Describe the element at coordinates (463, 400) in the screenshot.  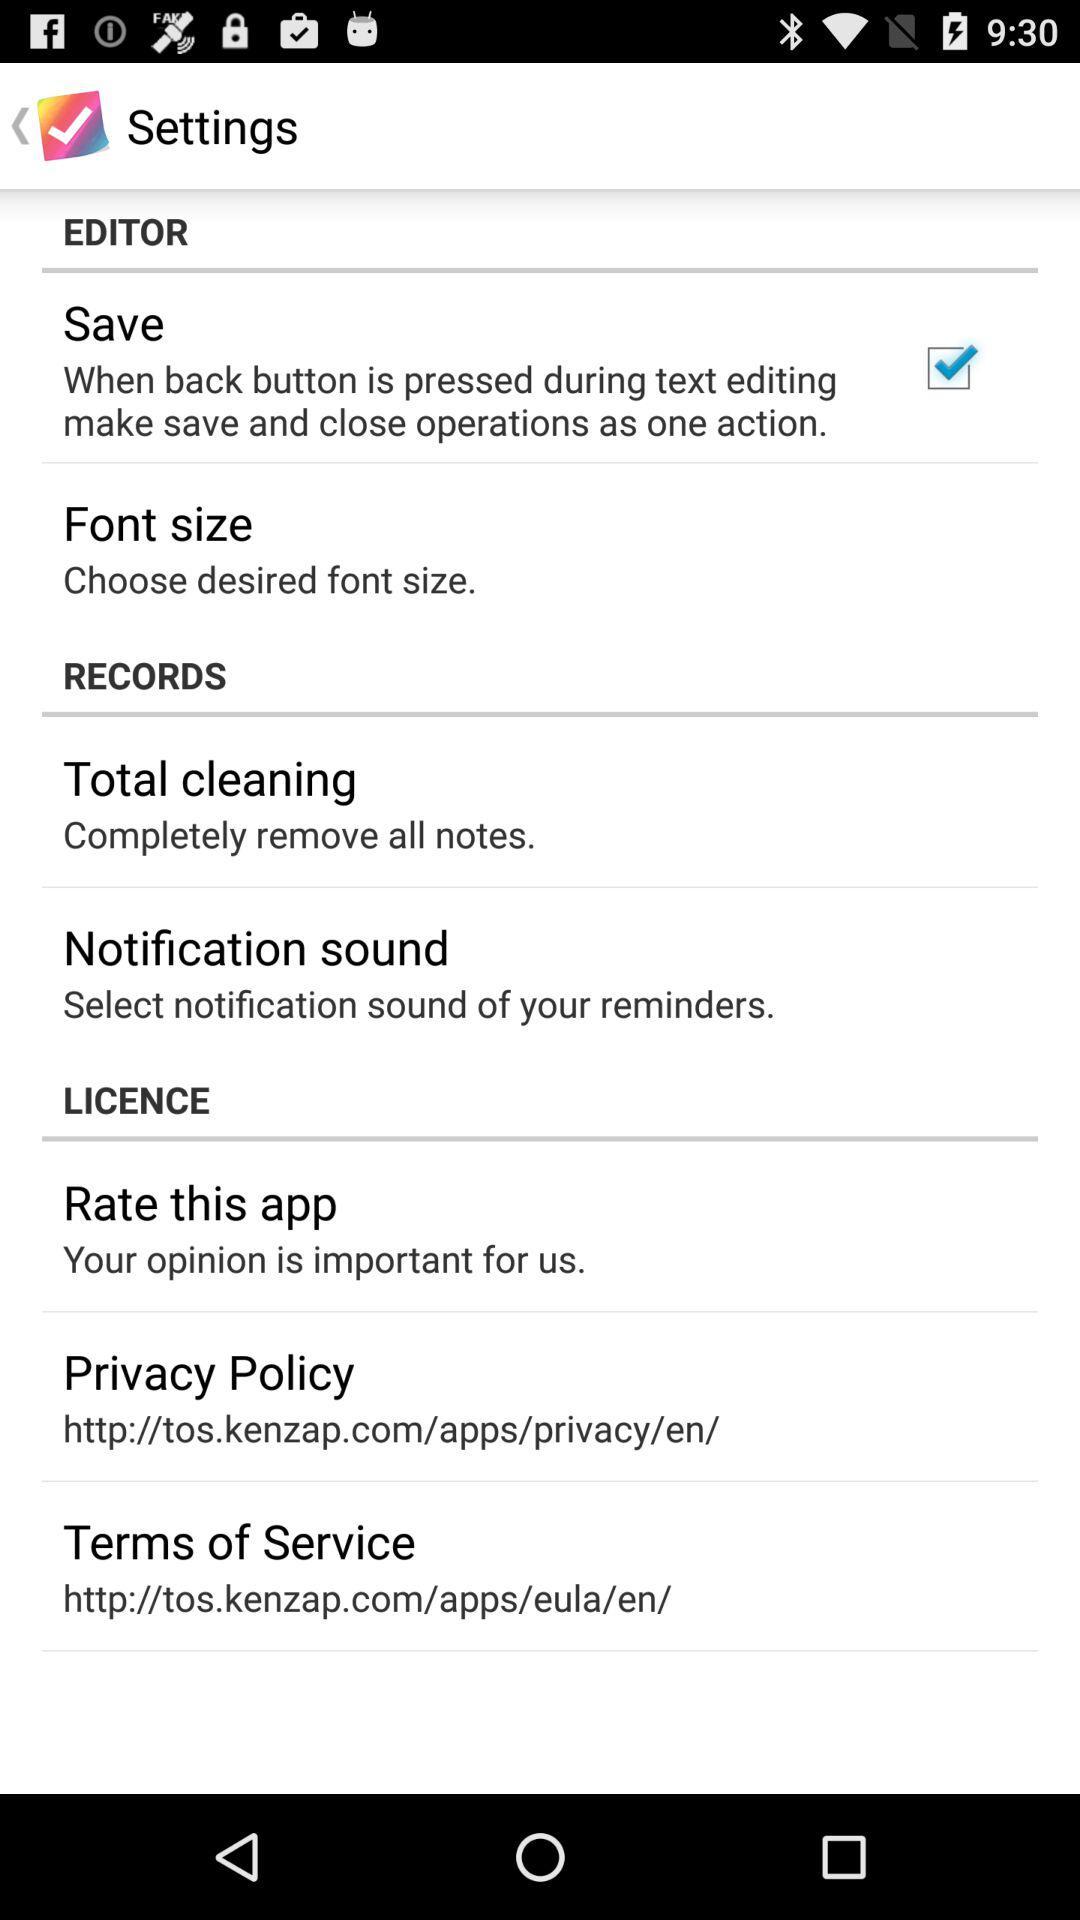
I see `when back button` at that location.